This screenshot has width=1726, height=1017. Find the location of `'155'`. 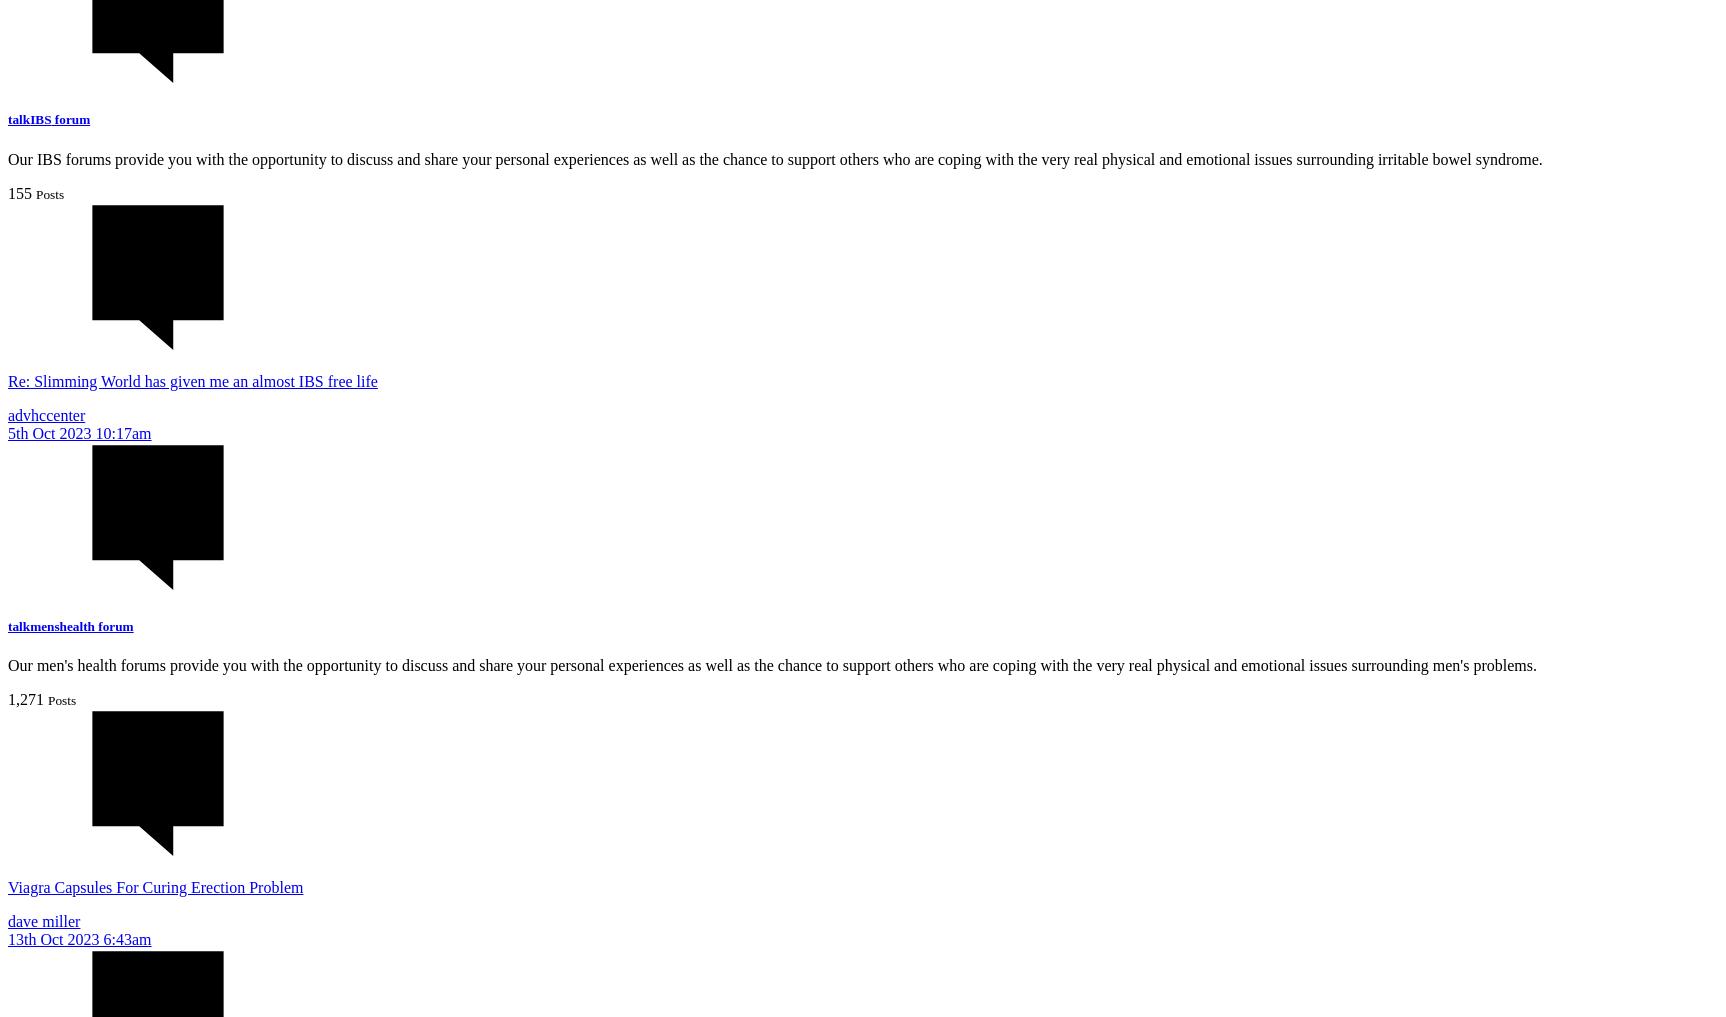

'155' is located at coordinates (20, 192).